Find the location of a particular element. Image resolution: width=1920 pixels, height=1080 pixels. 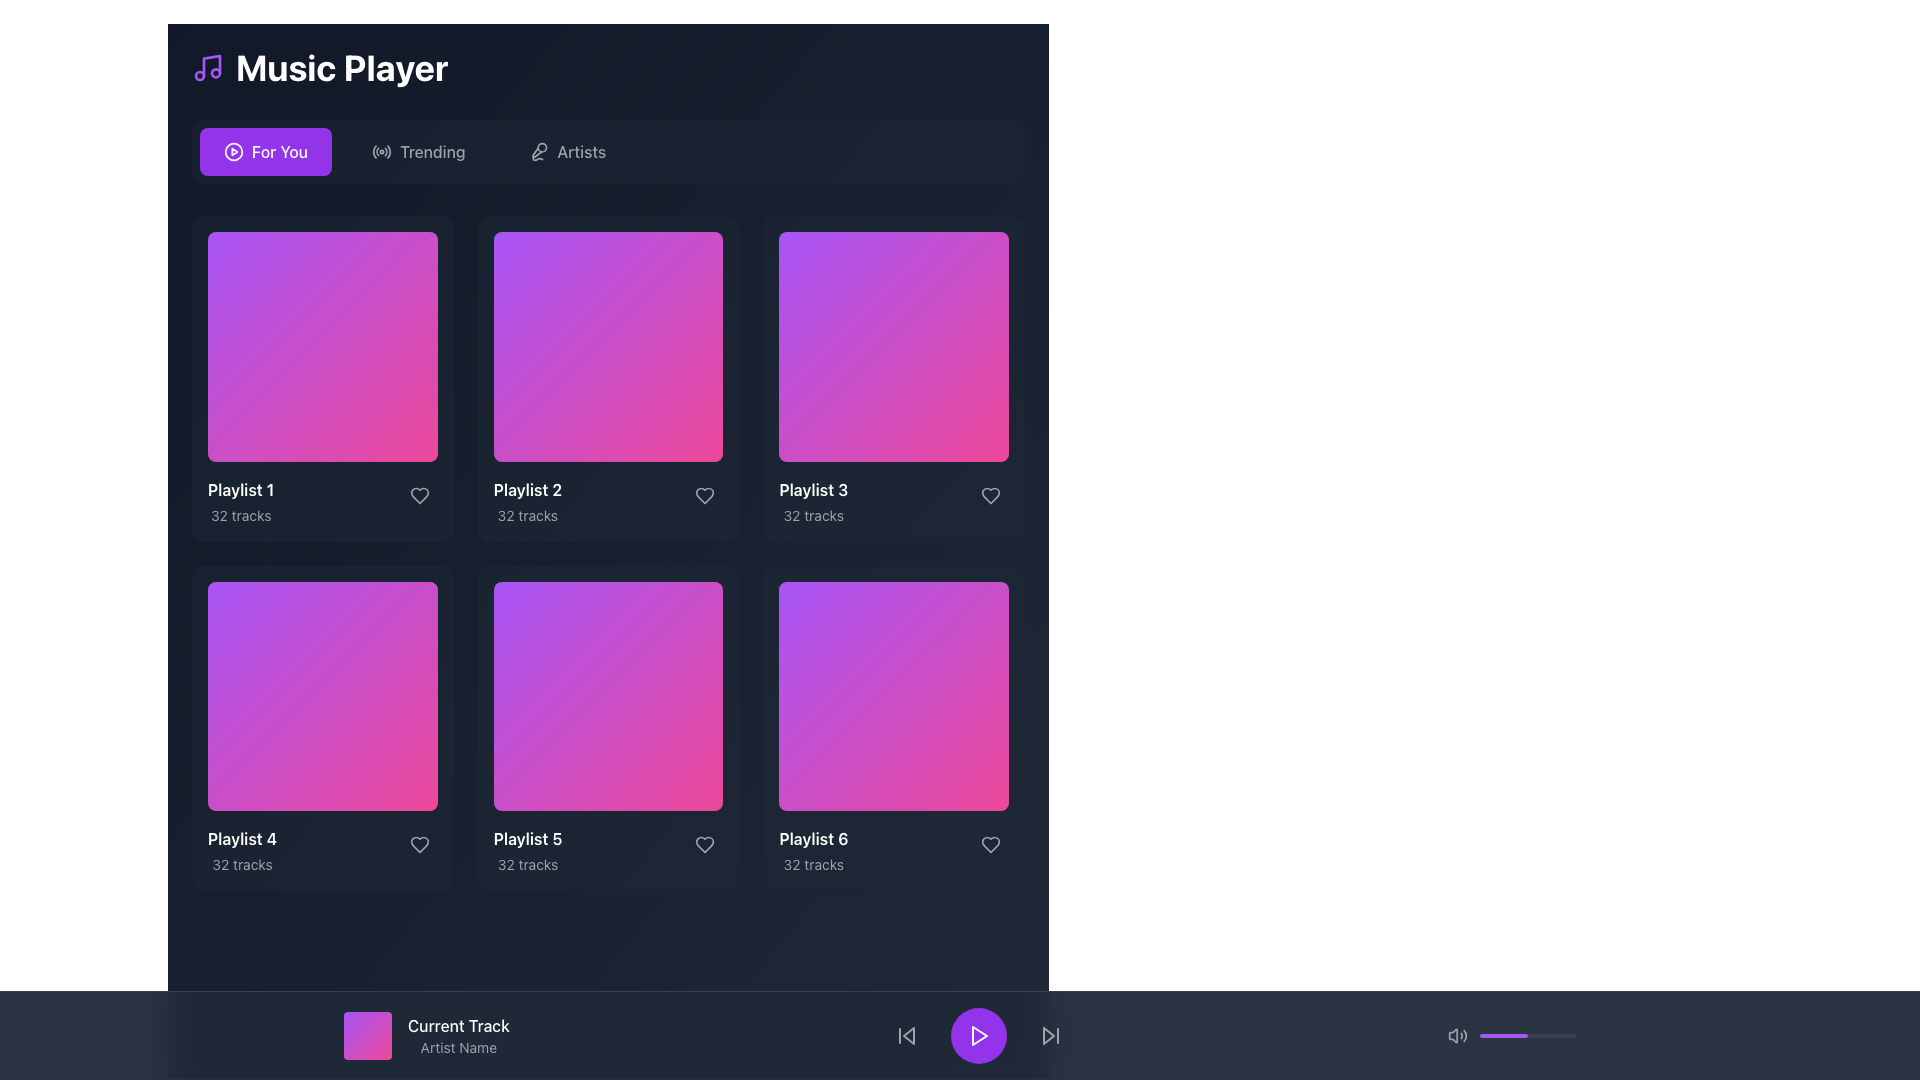

the 'Artists' text label in the header bar of the music player interface is located at coordinates (580, 150).